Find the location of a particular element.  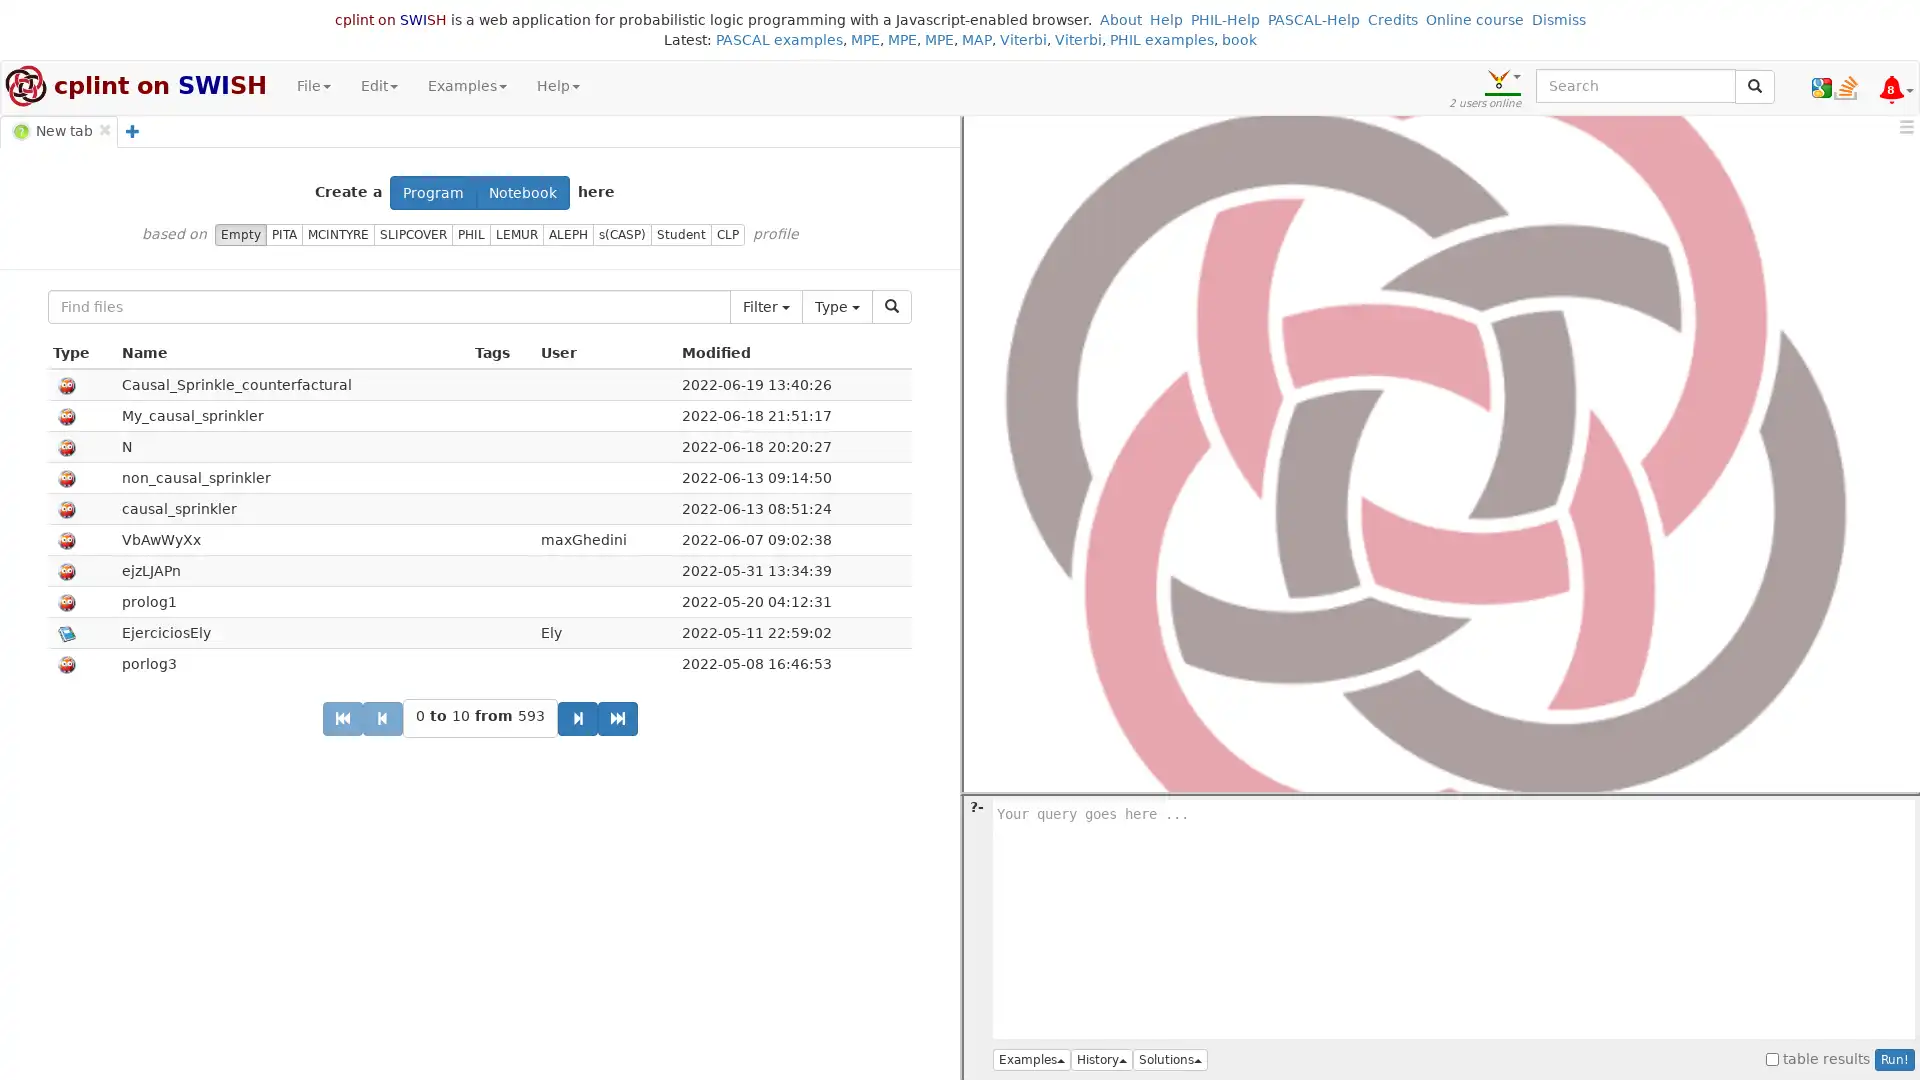

0to10from593 is located at coordinates (478, 717).